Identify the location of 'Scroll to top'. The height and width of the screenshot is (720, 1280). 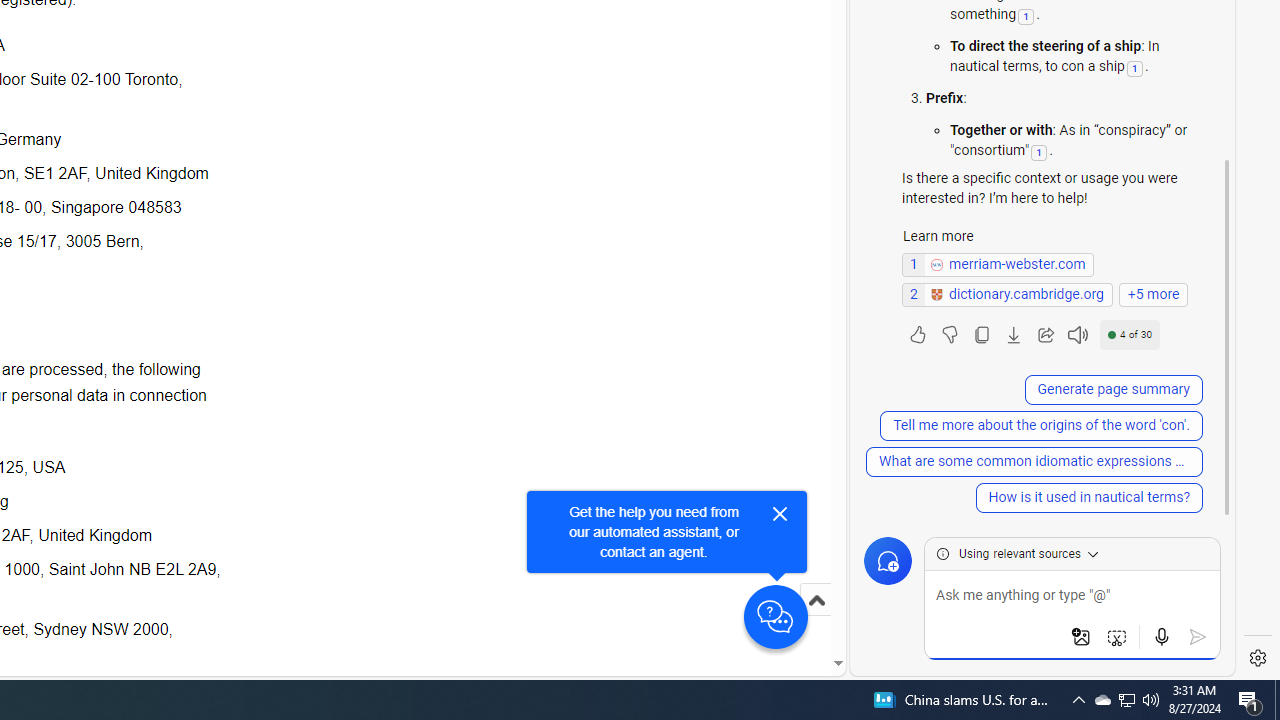
(816, 598).